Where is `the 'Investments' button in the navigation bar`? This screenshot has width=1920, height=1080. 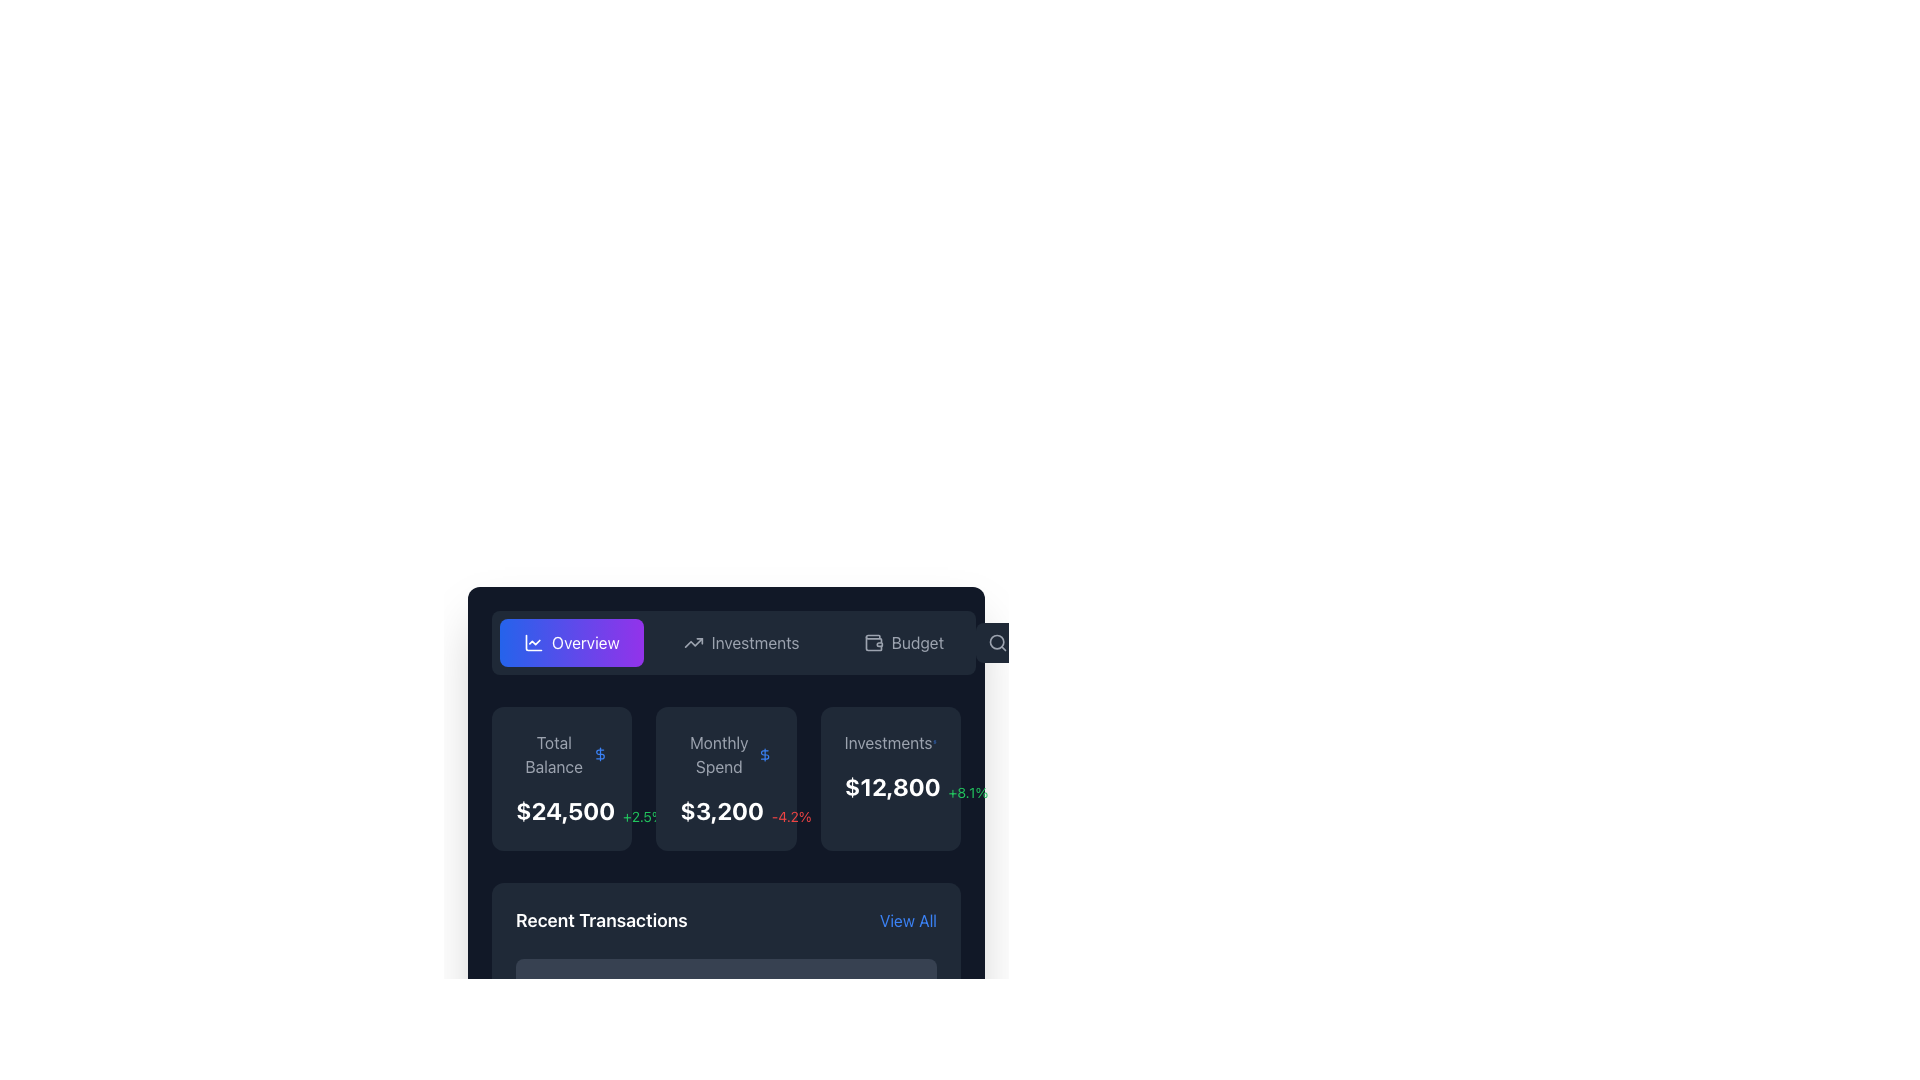
the 'Investments' button in the navigation bar is located at coordinates (740, 643).